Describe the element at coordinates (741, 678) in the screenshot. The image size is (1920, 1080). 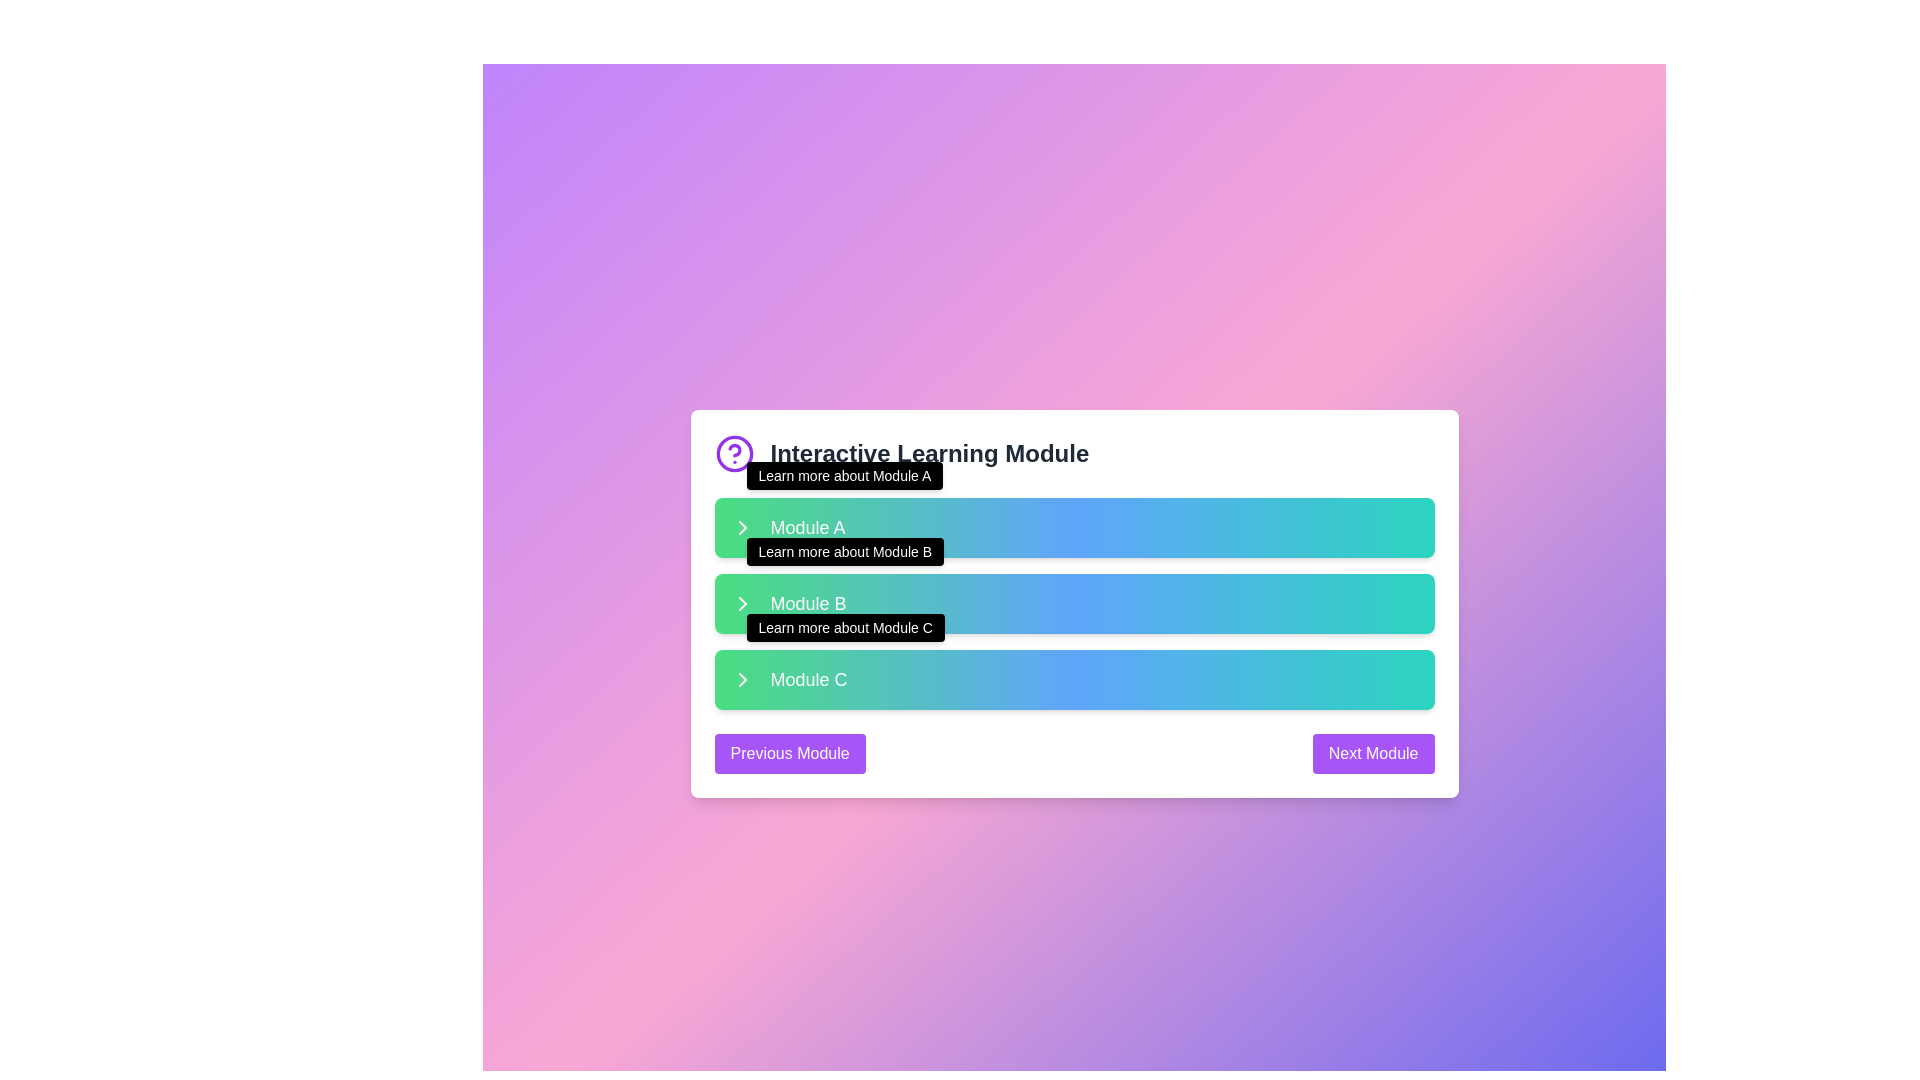
I see `the right-pointing icon indicating expandability or navigability within the green button labeled 'Module B'` at that location.